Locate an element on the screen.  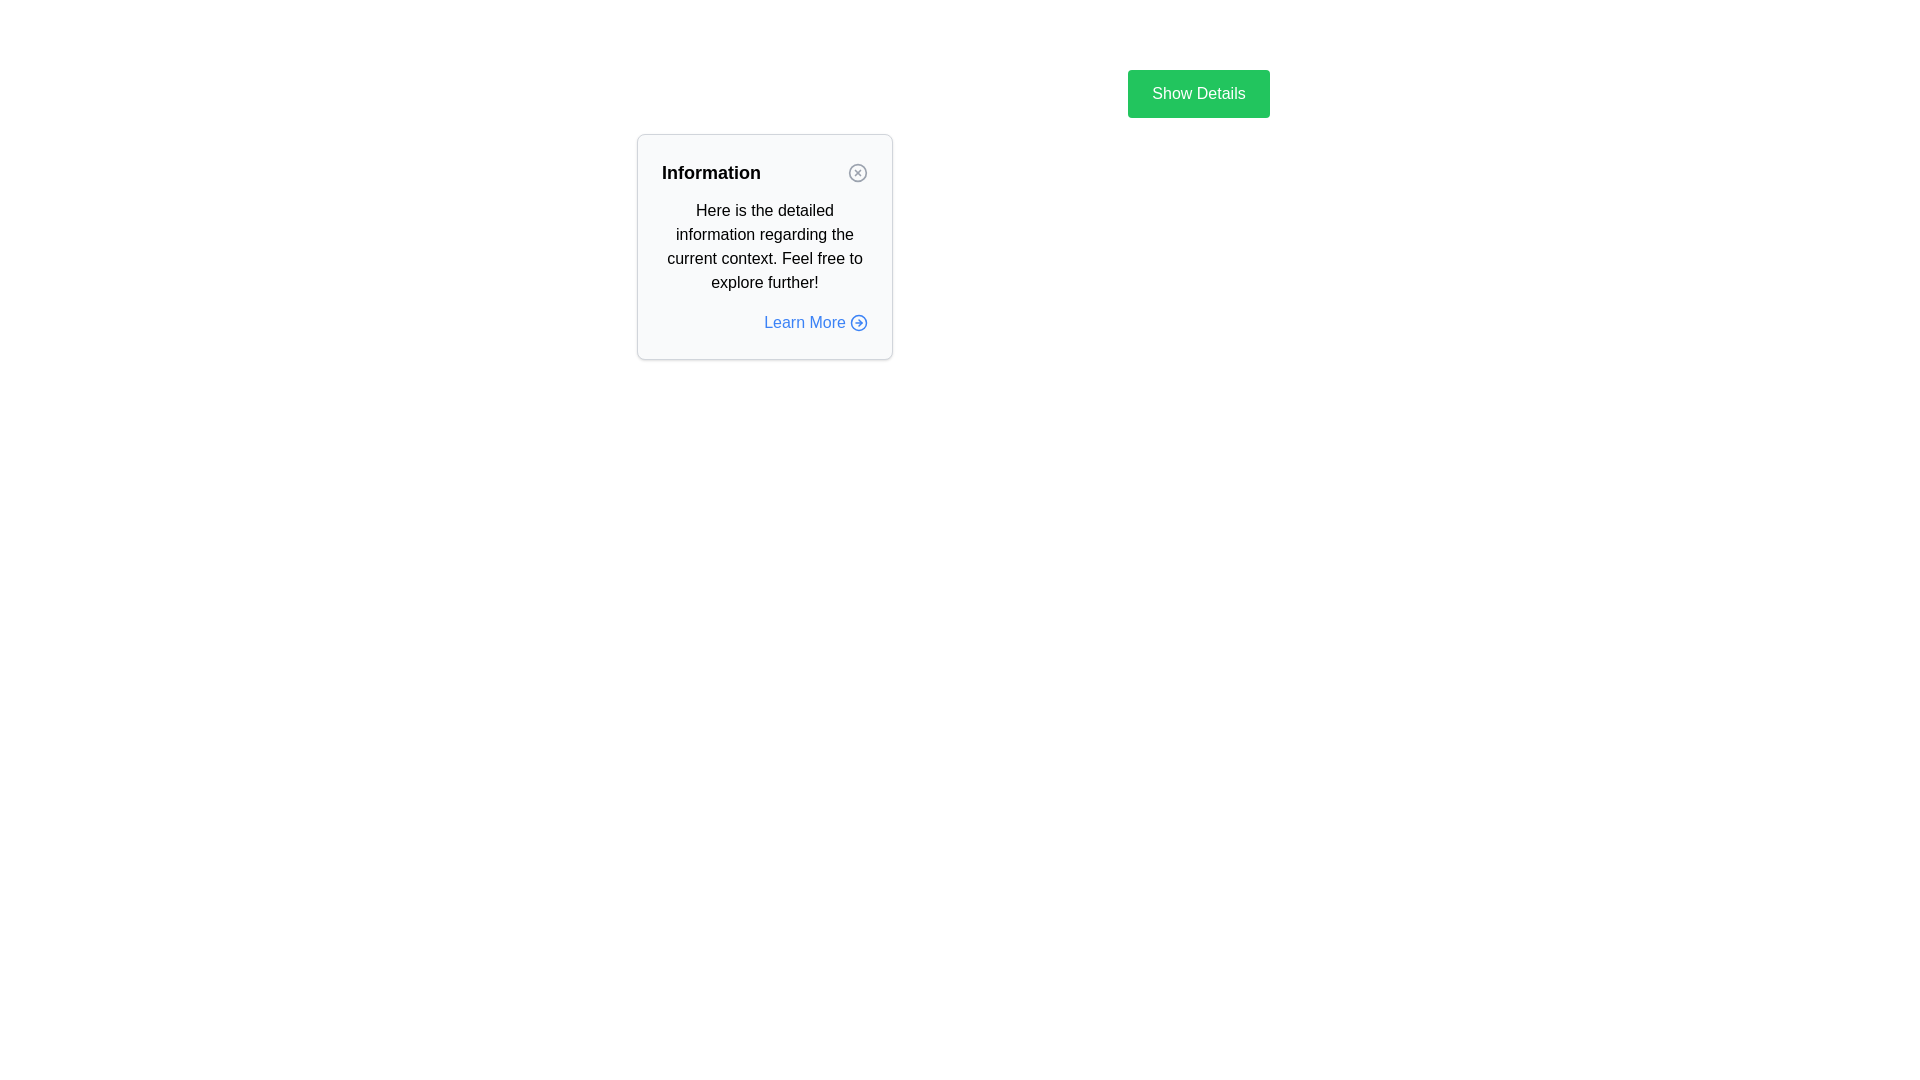
the green rectangular button labeled 'Show Details' to observe its hover effect is located at coordinates (1199, 93).